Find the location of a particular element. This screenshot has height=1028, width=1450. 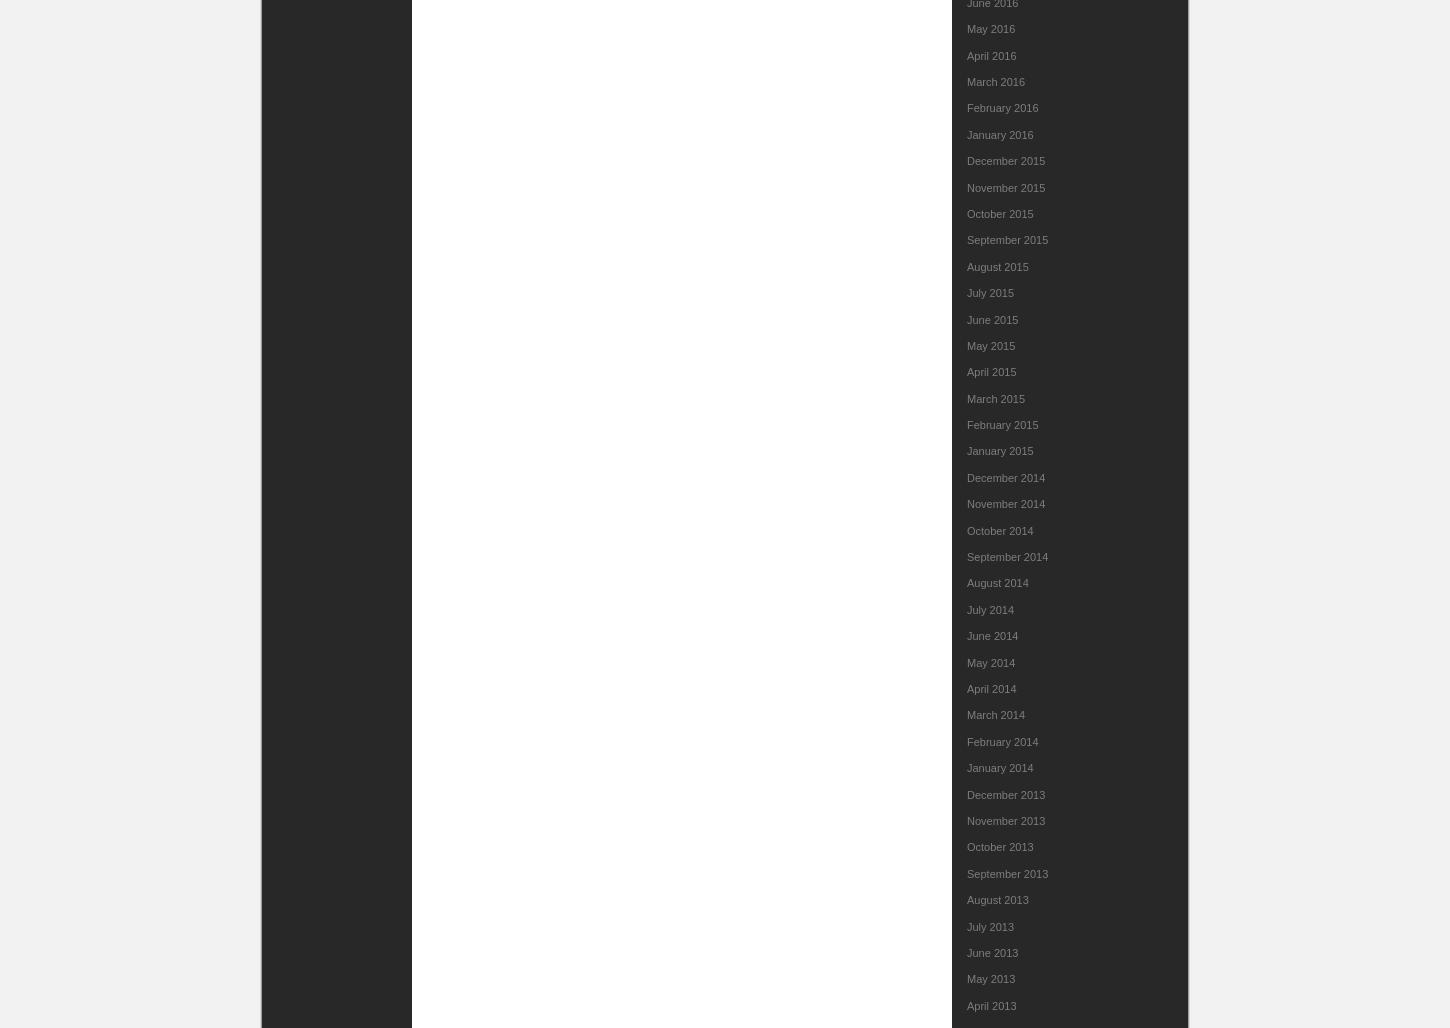

'January 2014' is located at coordinates (967, 767).